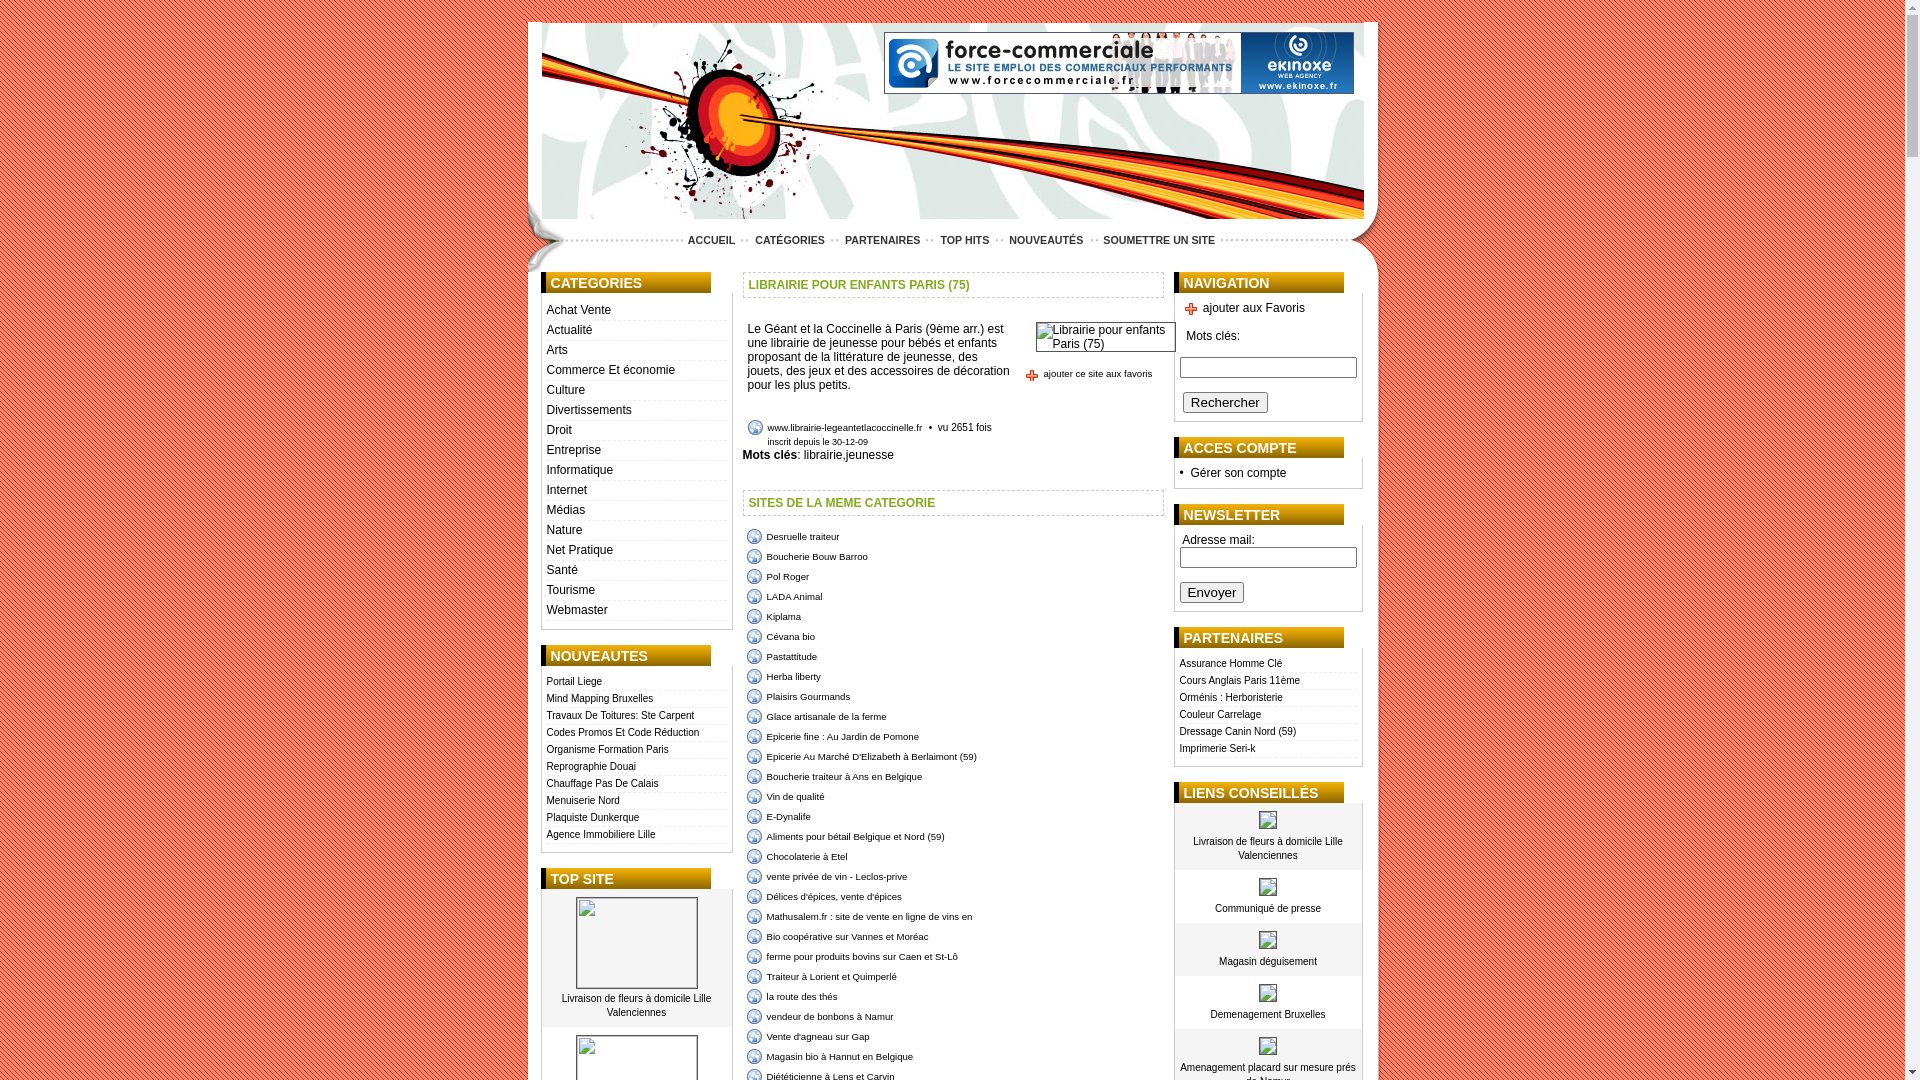 The width and height of the screenshot is (1920, 1080). I want to click on 'Portail Liege', so click(546, 681).